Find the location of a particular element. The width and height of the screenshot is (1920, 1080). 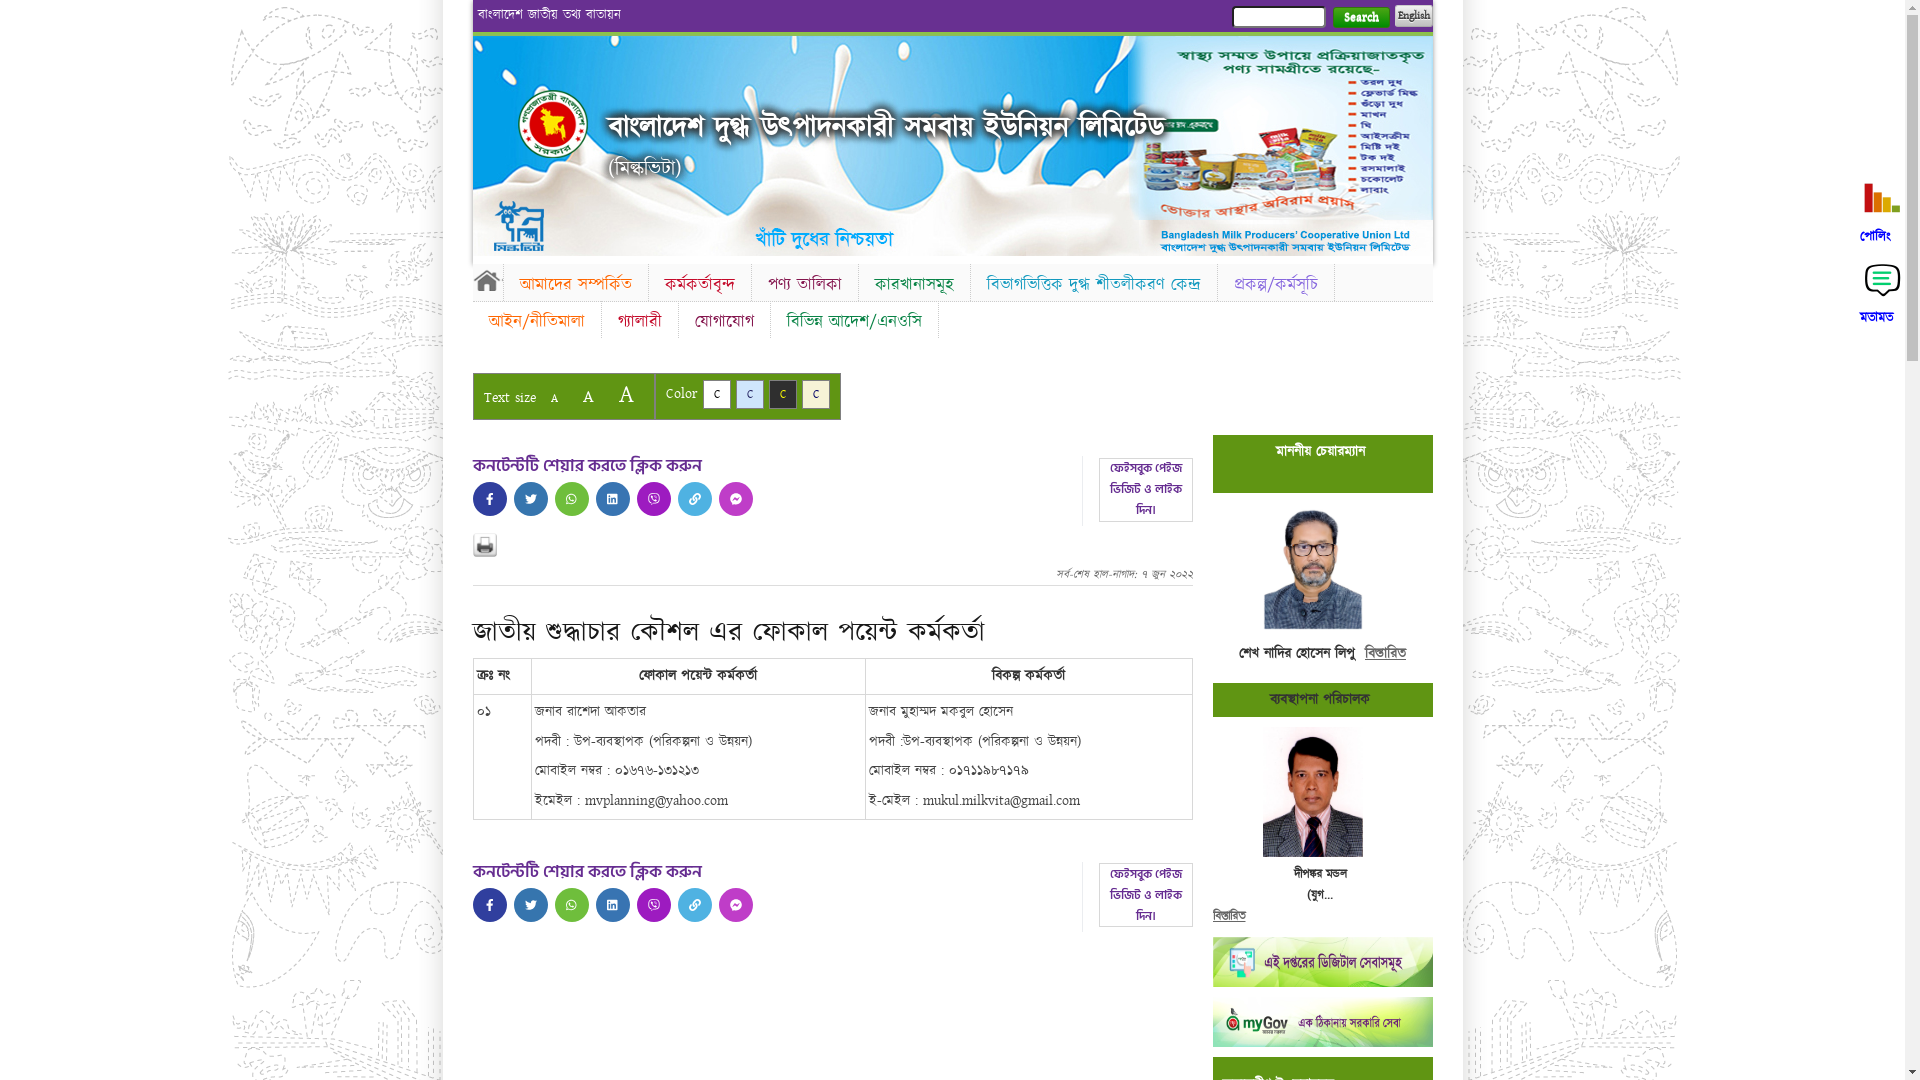

'A' is located at coordinates (553, 398).